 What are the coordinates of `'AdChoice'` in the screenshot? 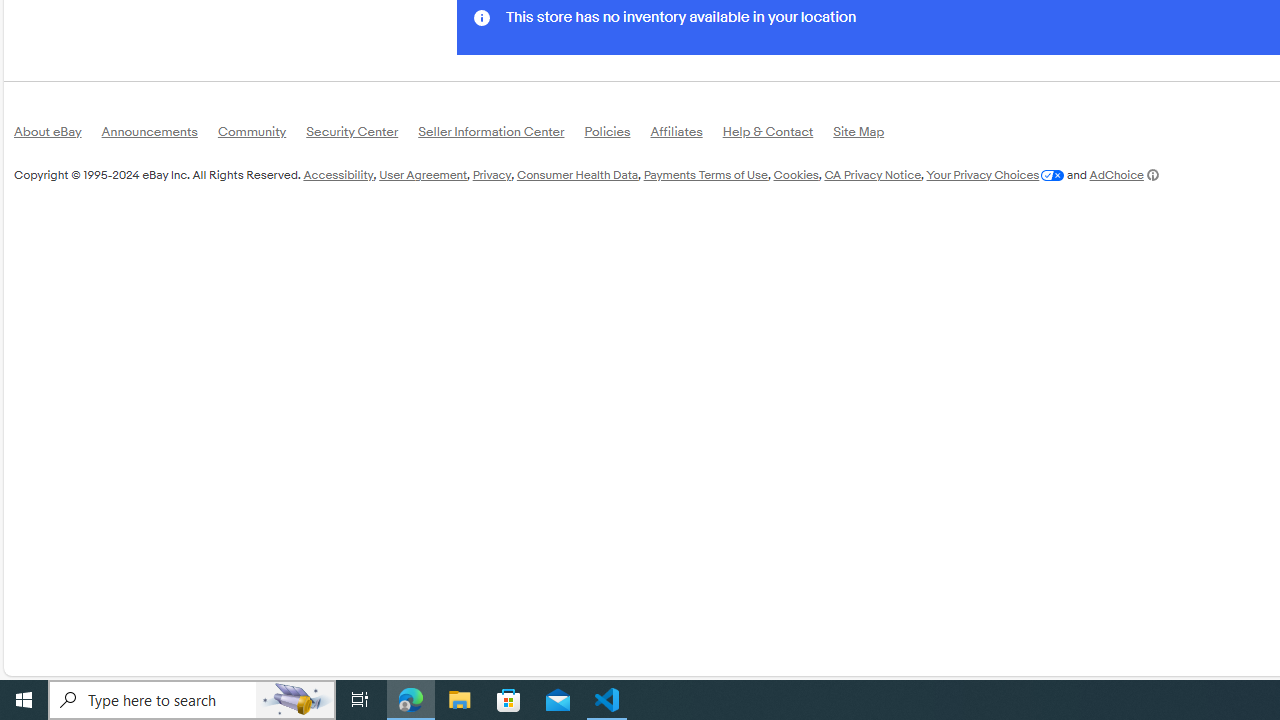 It's located at (1123, 173).